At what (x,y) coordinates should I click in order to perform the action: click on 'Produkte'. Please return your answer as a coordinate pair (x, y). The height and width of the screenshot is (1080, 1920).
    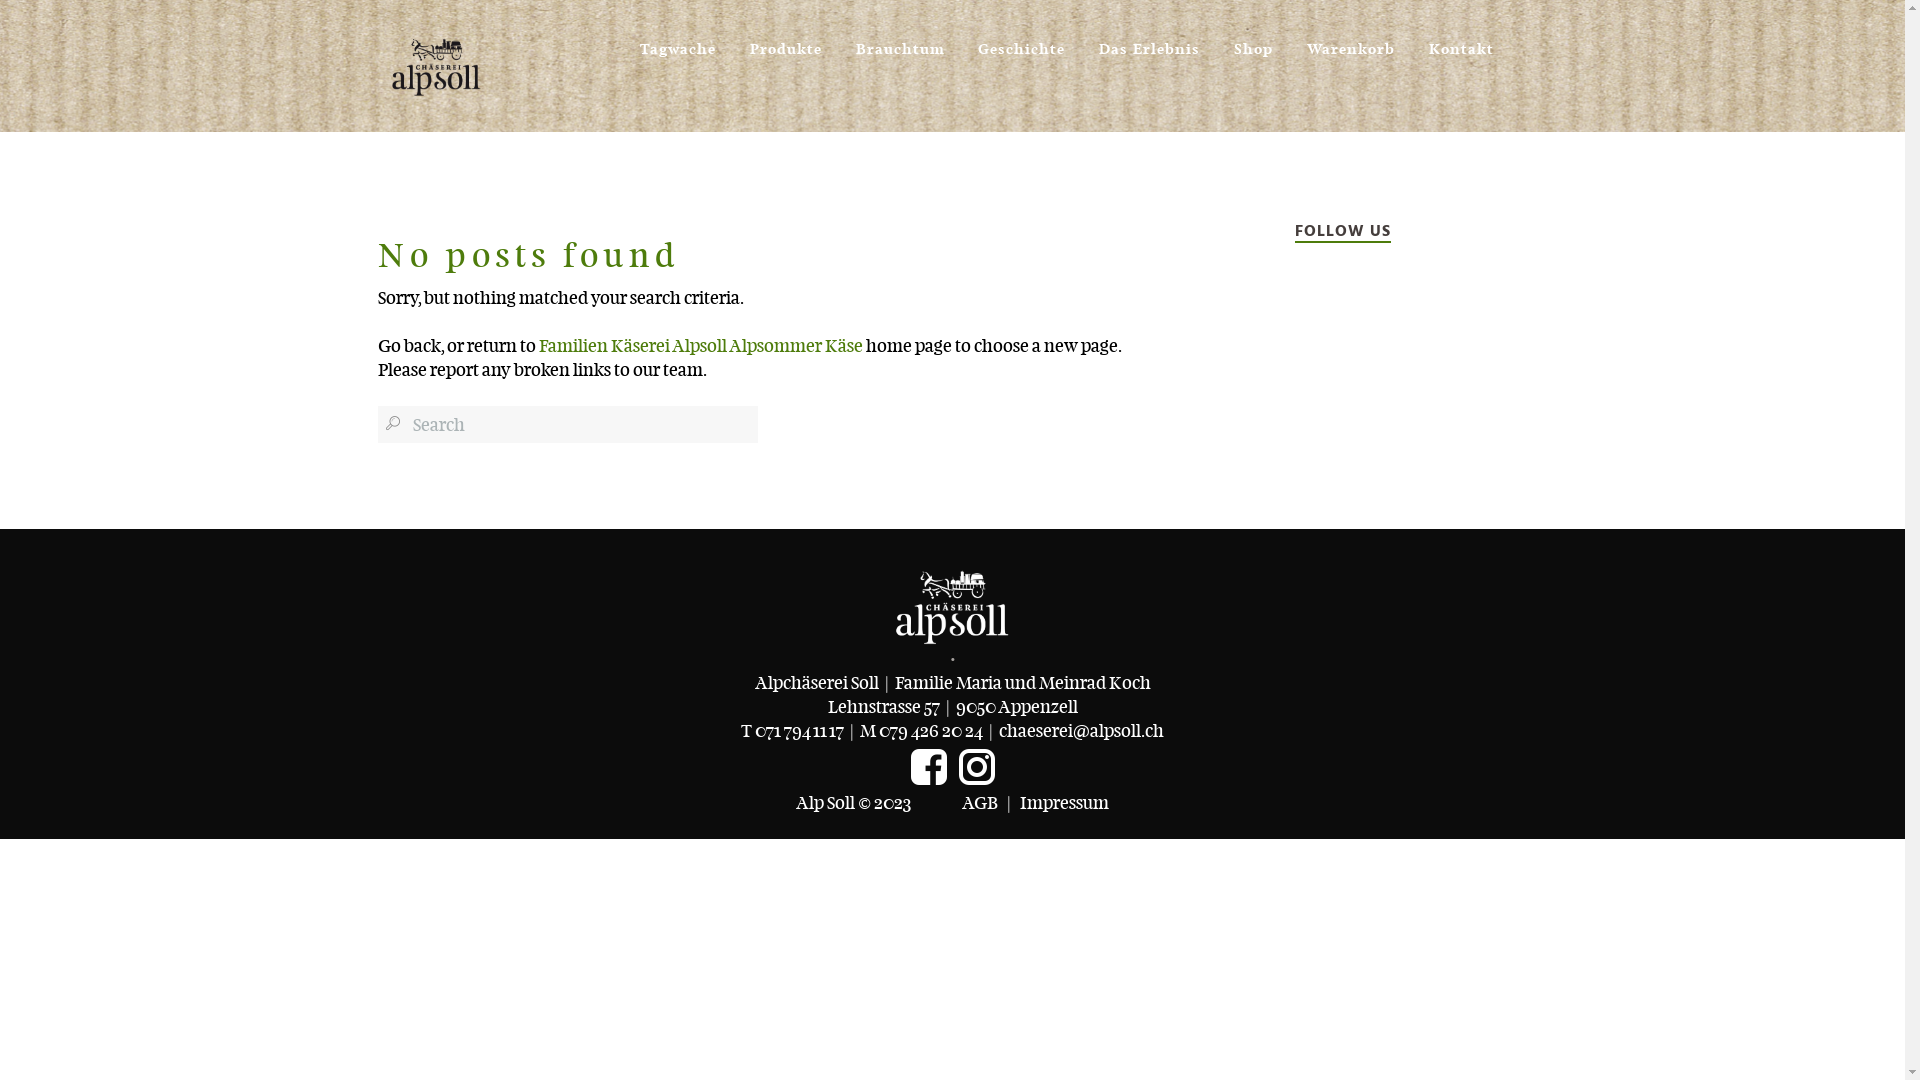
    Looking at the image, I should click on (785, 40).